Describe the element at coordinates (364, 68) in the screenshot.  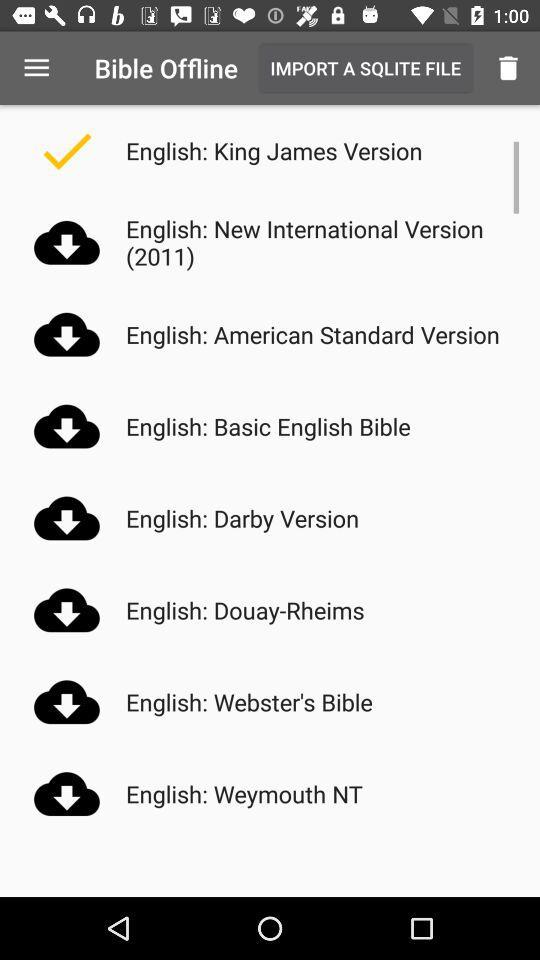
I see `item above english king james item` at that location.